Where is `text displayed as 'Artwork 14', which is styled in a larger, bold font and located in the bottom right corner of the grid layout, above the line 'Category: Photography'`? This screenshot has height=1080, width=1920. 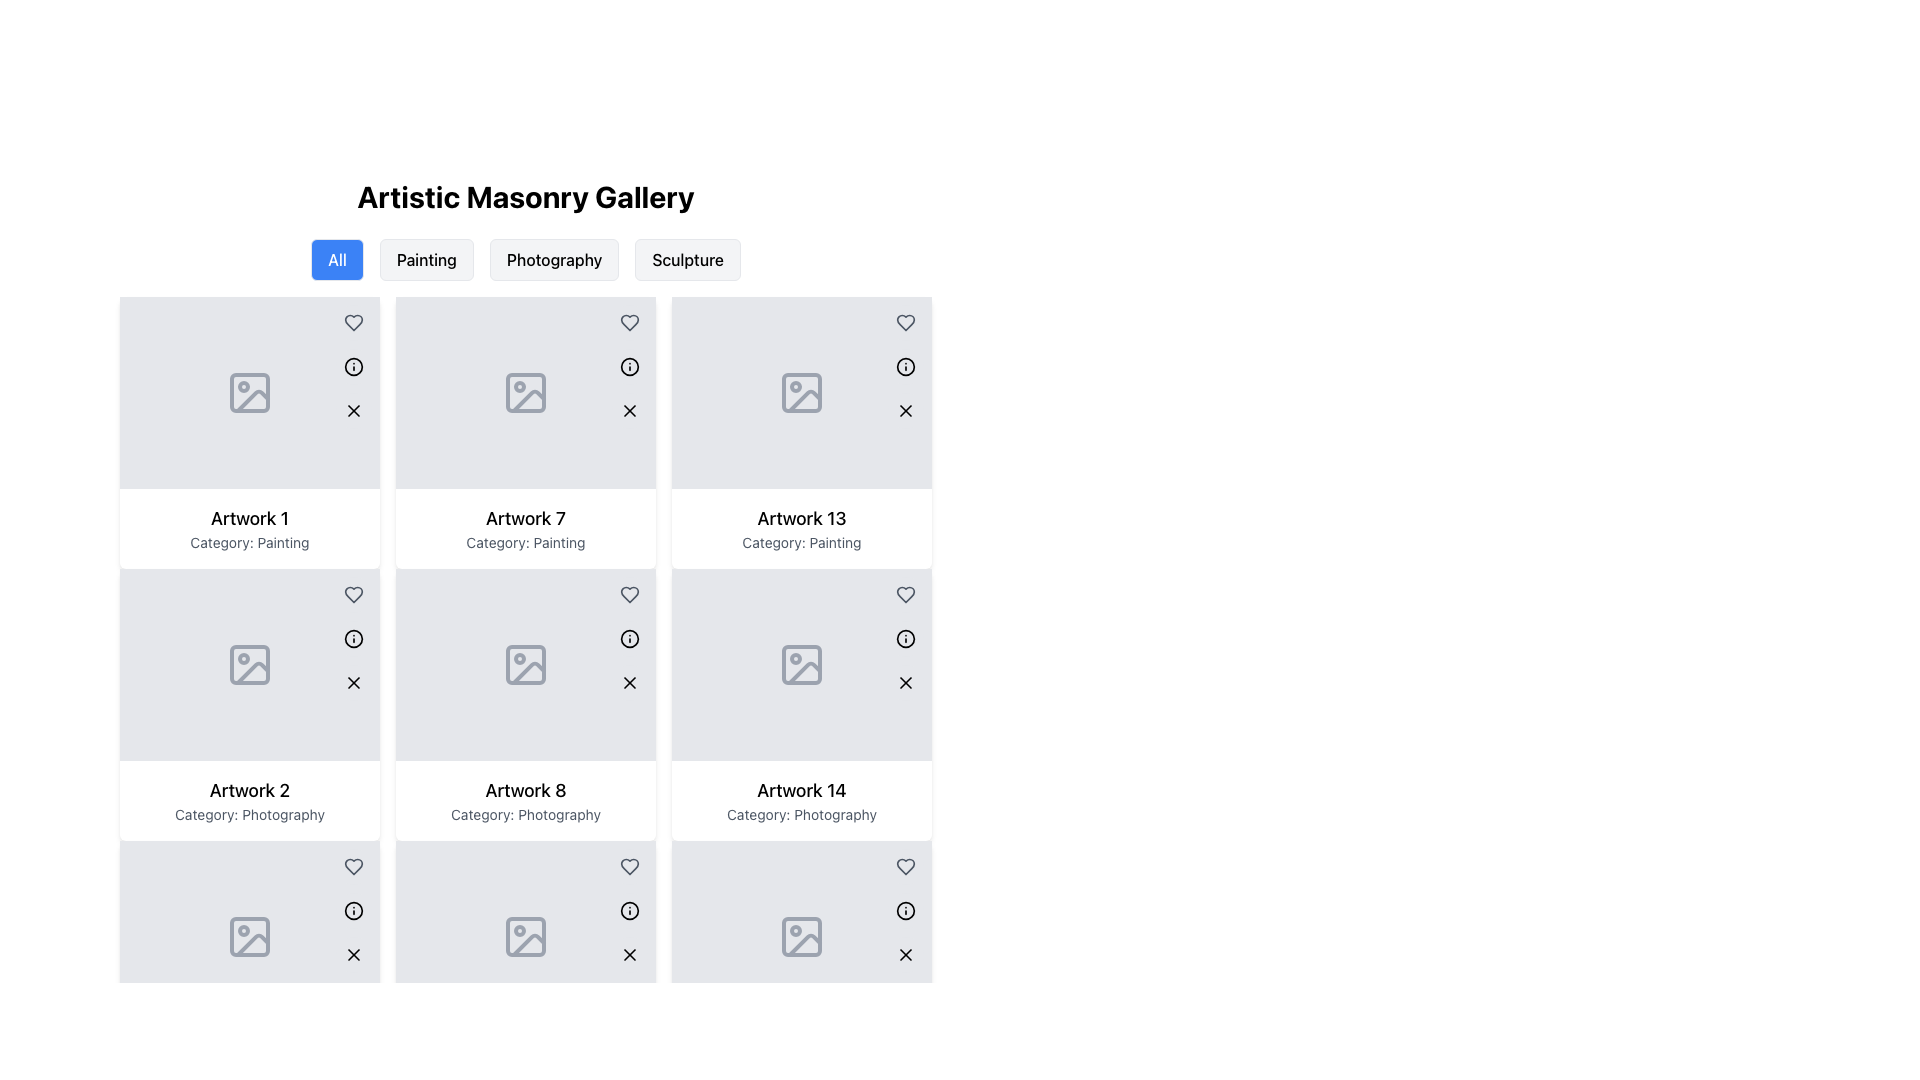
text displayed as 'Artwork 14', which is styled in a larger, bold font and located in the bottom right corner of the grid layout, above the line 'Category: Photography' is located at coordinates (801, 789).